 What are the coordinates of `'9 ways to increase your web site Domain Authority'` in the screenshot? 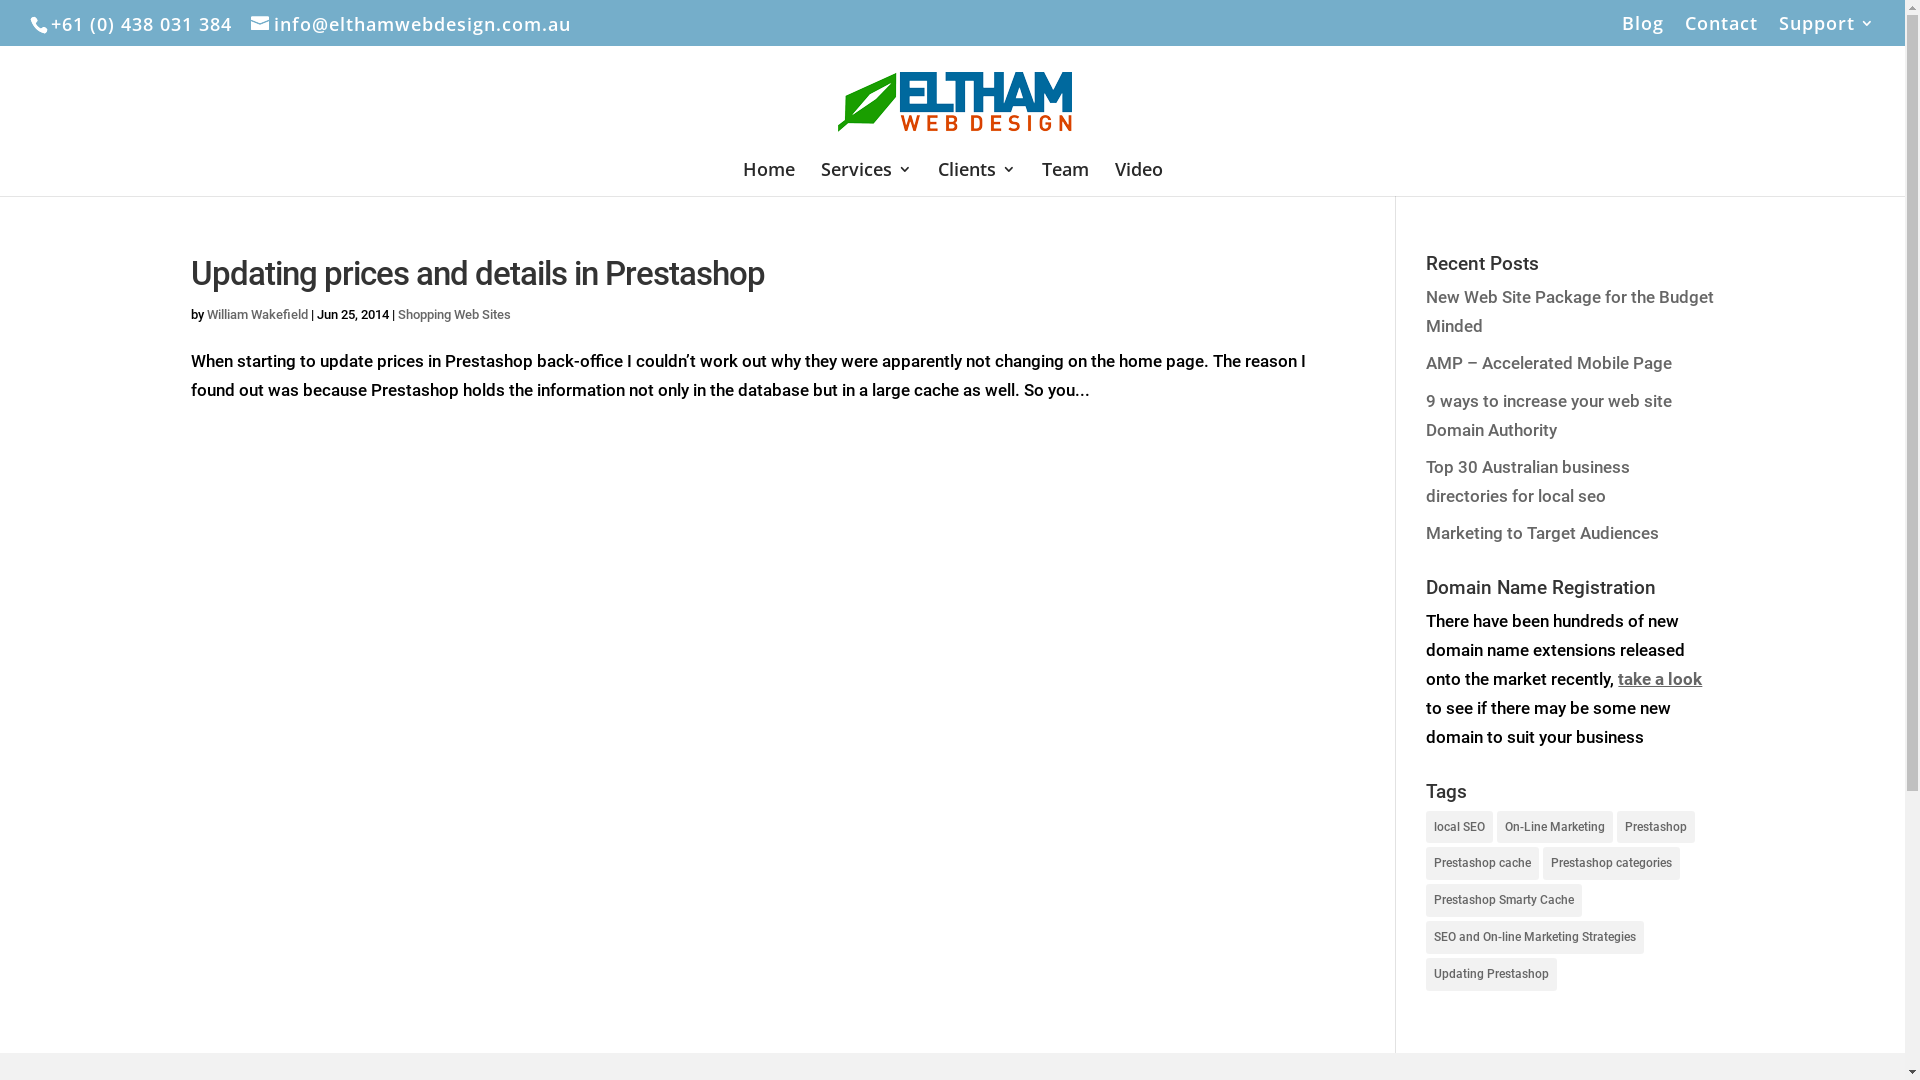 It's located at (1548, 414).